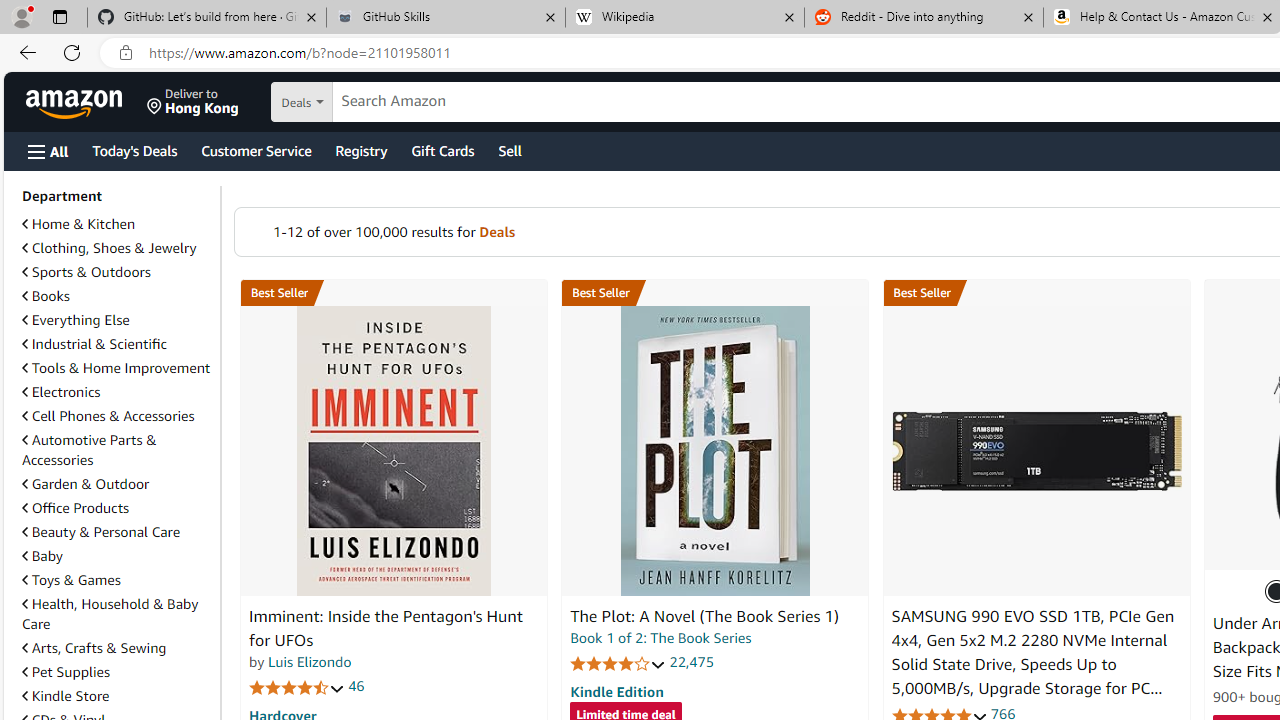 The width and height of the screenshot is (1280, 720). I want to click on 'Gift Cards', so click(441, 149).